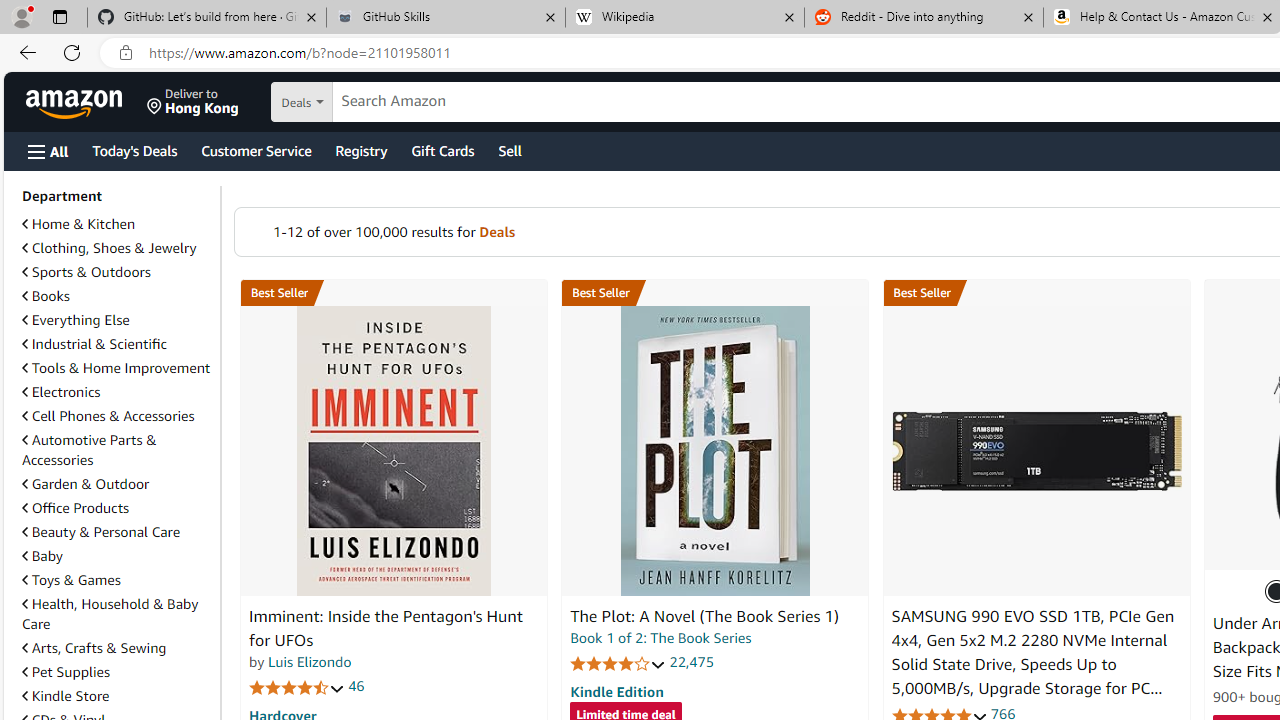 The width and height of the screenshot is (1280, 720). I want to click on 'Gift Cards', so click(441, 149).